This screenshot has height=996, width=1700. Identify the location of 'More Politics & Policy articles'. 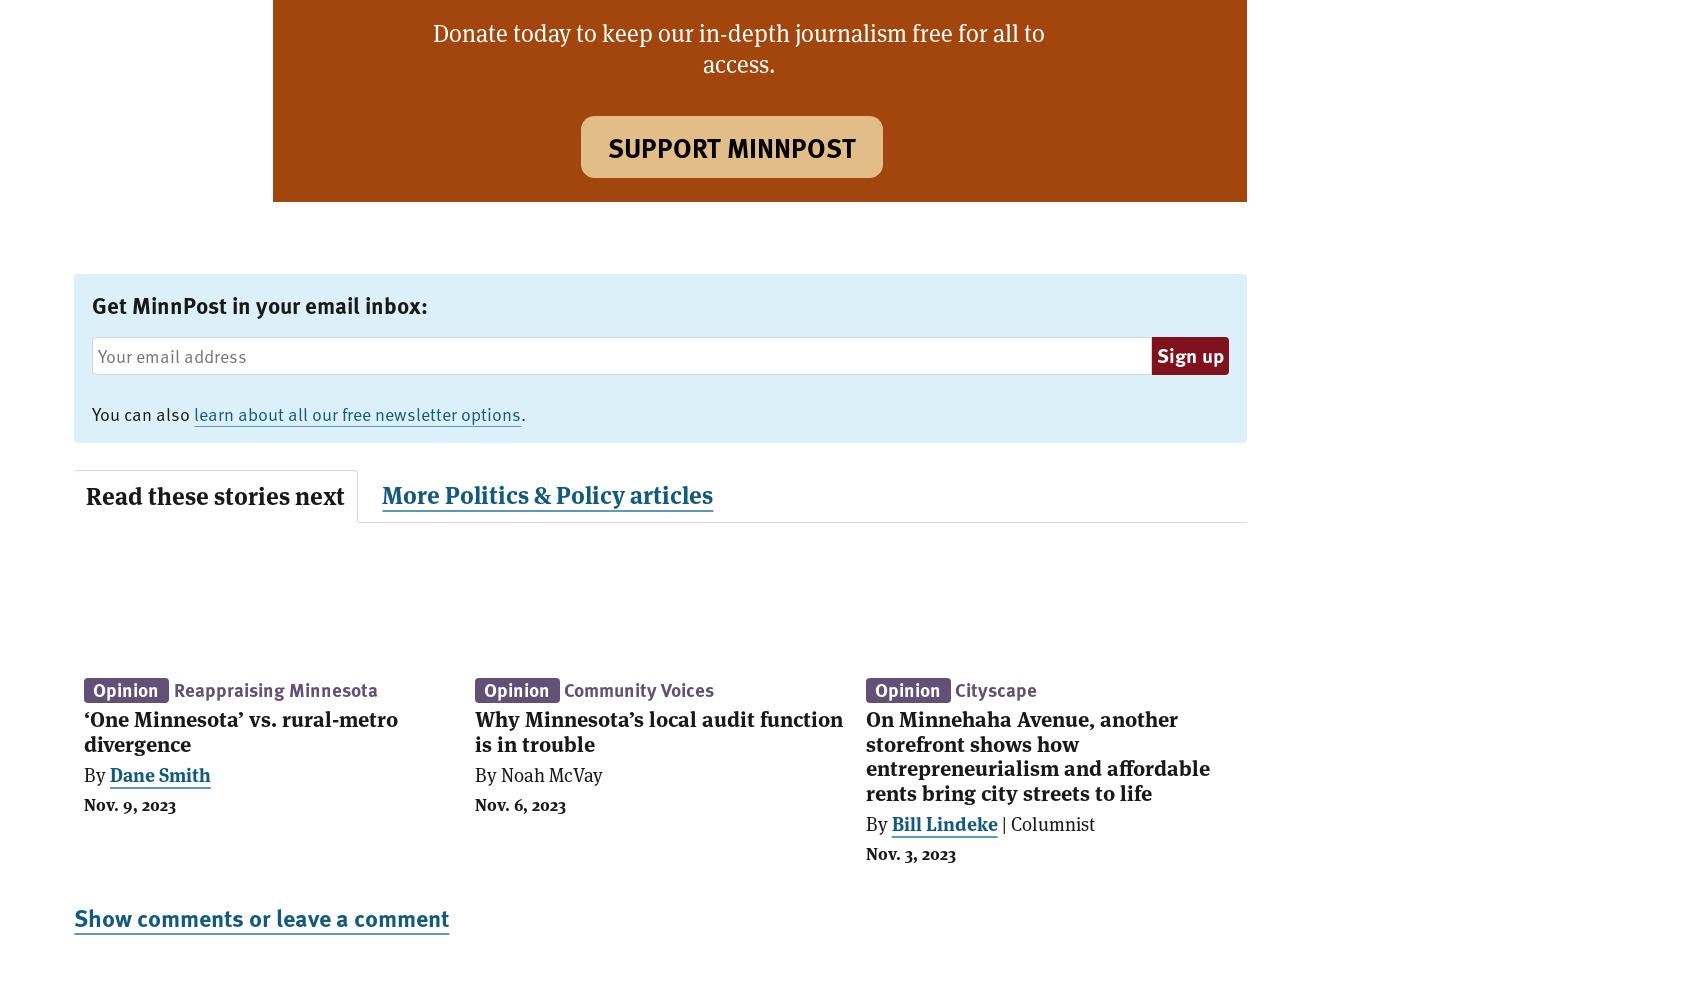
(546, 493).